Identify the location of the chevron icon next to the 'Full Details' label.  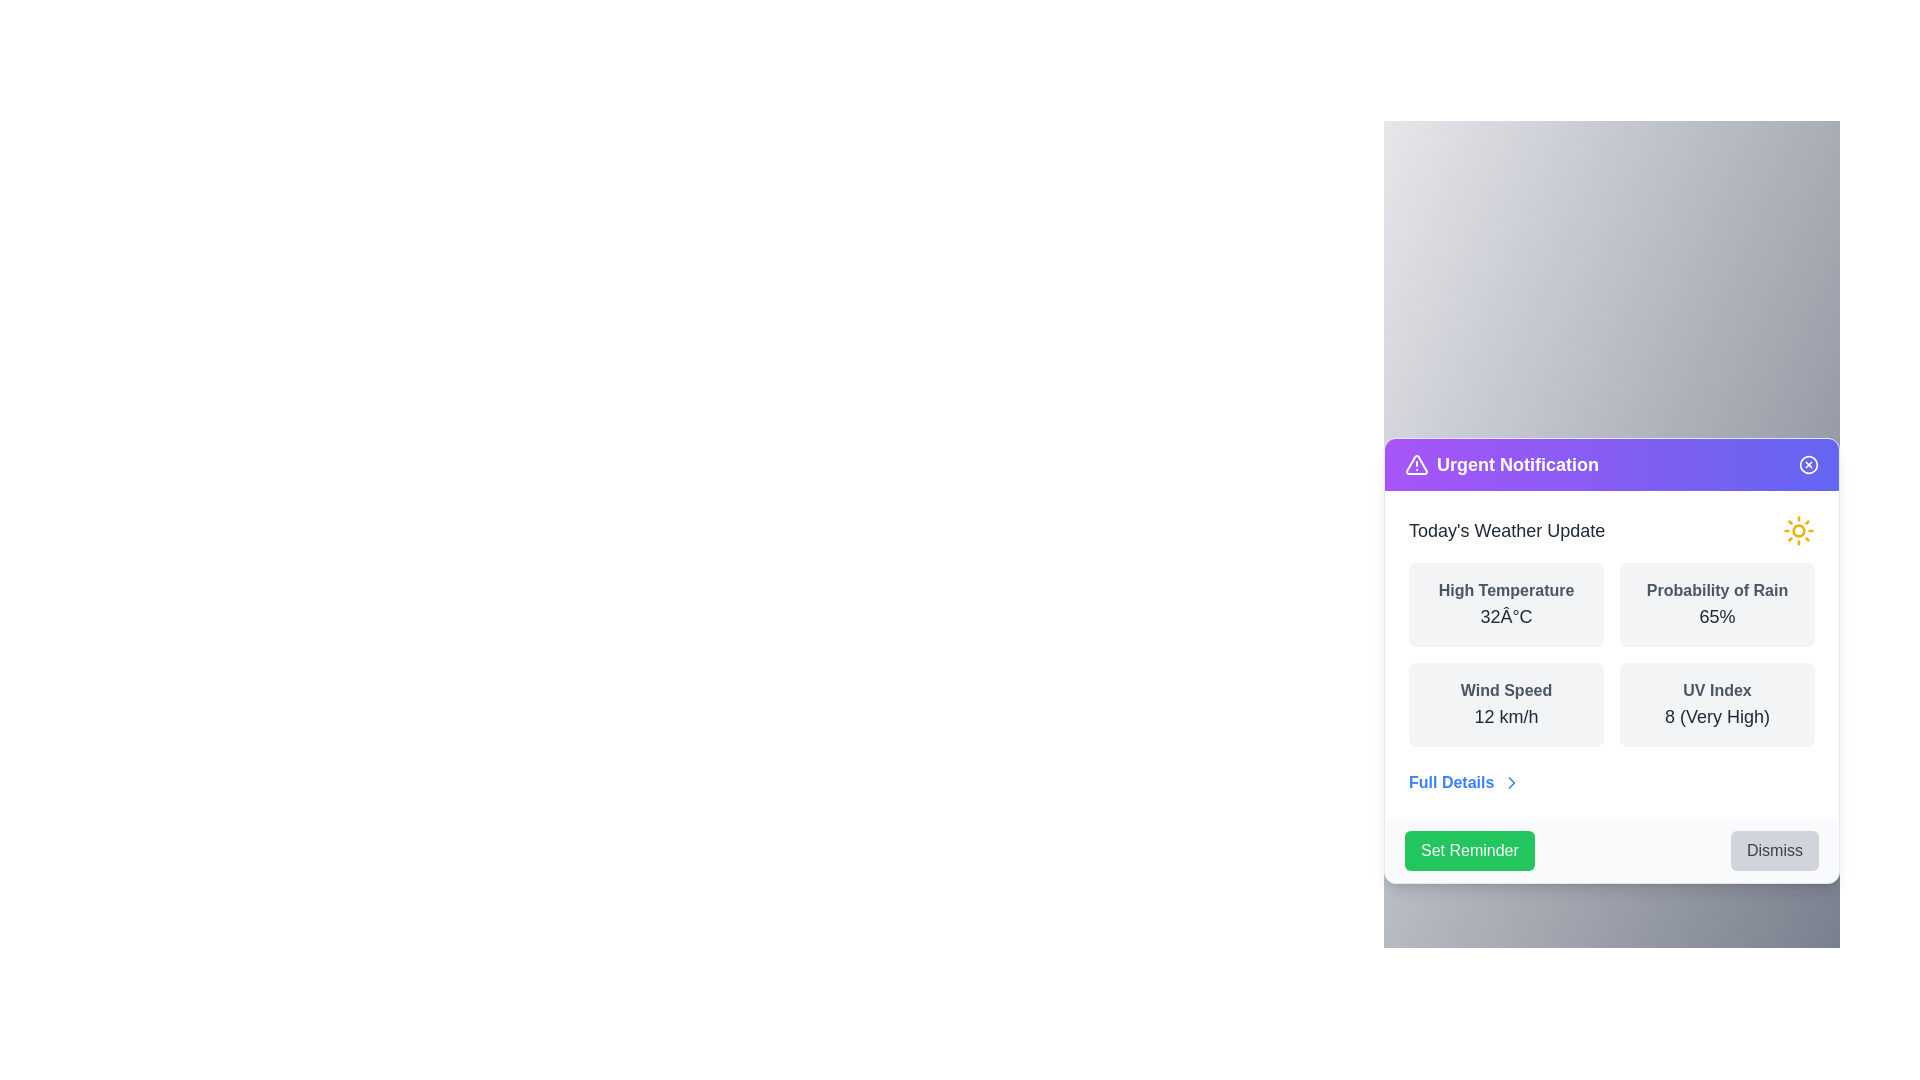
(1512, 782).